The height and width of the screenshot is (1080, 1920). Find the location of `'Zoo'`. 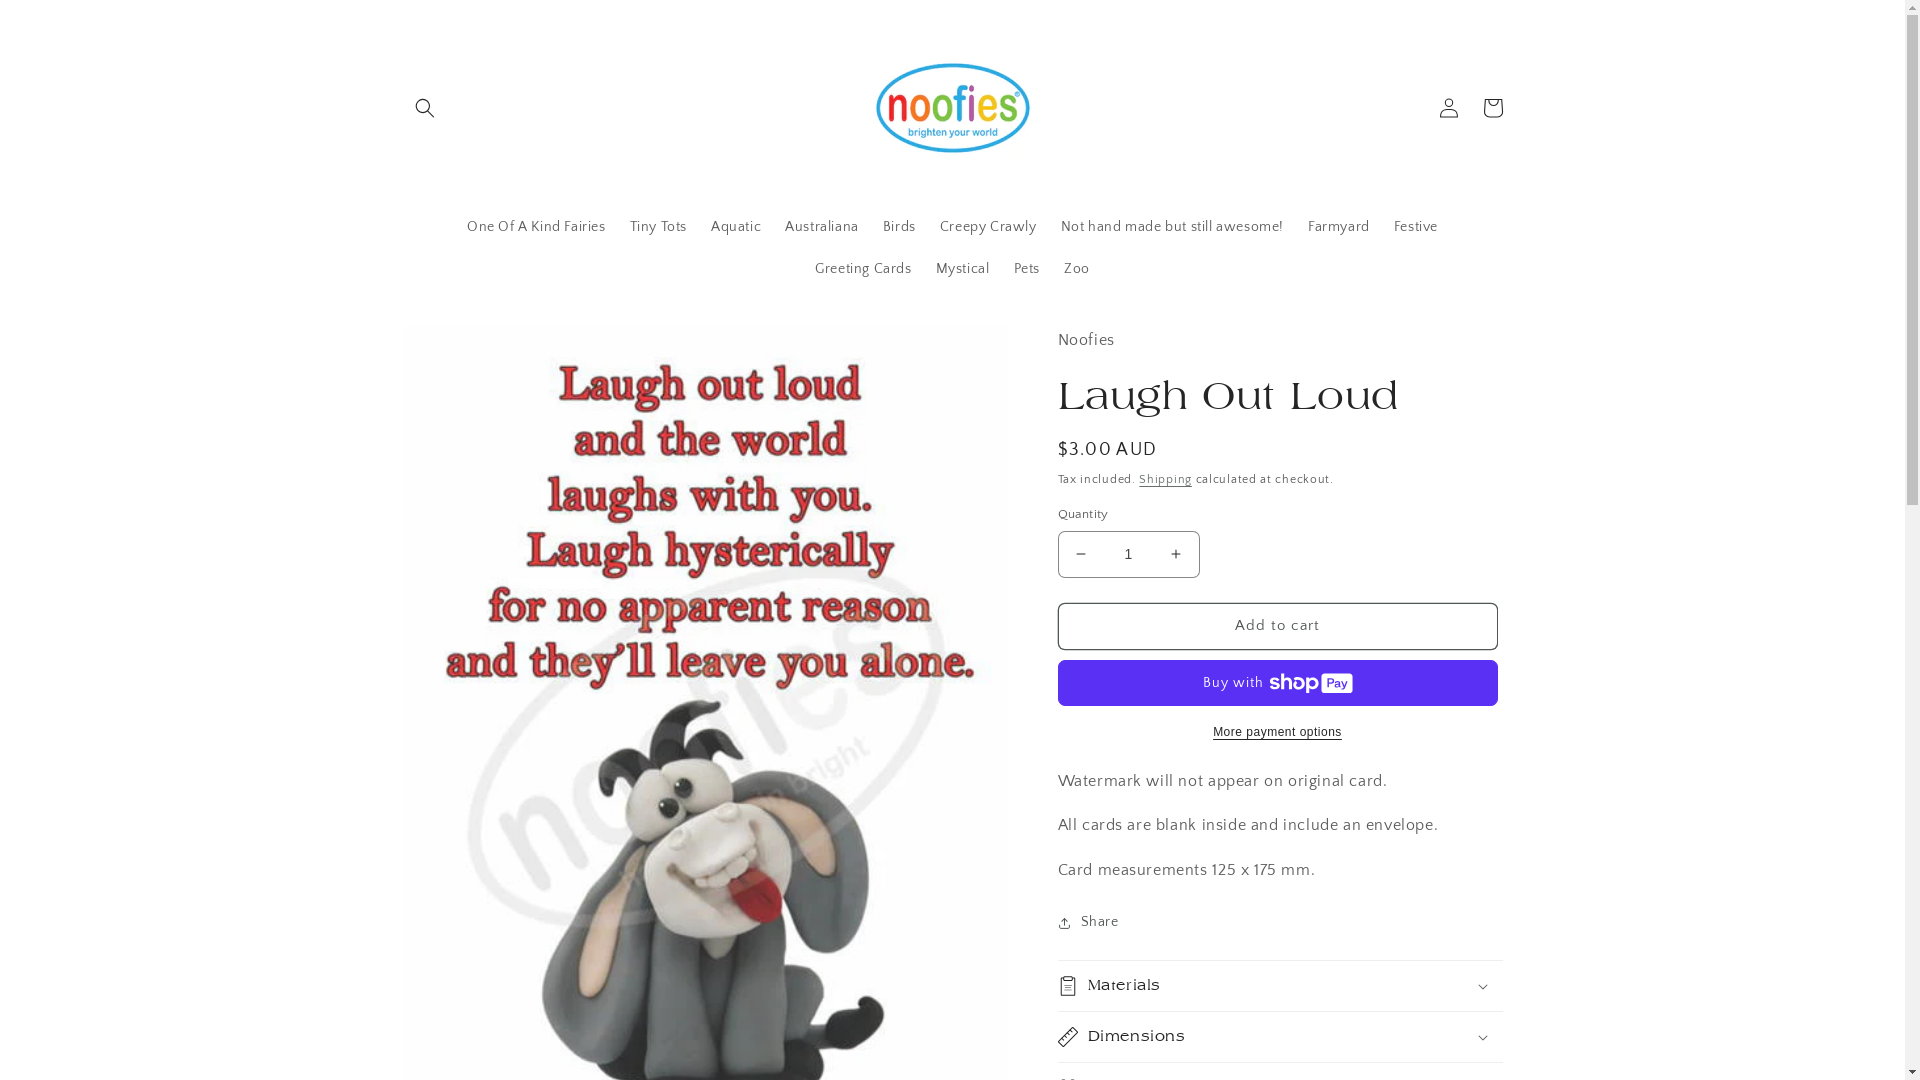

'Zoo' is located at coordinates (1075, 268).